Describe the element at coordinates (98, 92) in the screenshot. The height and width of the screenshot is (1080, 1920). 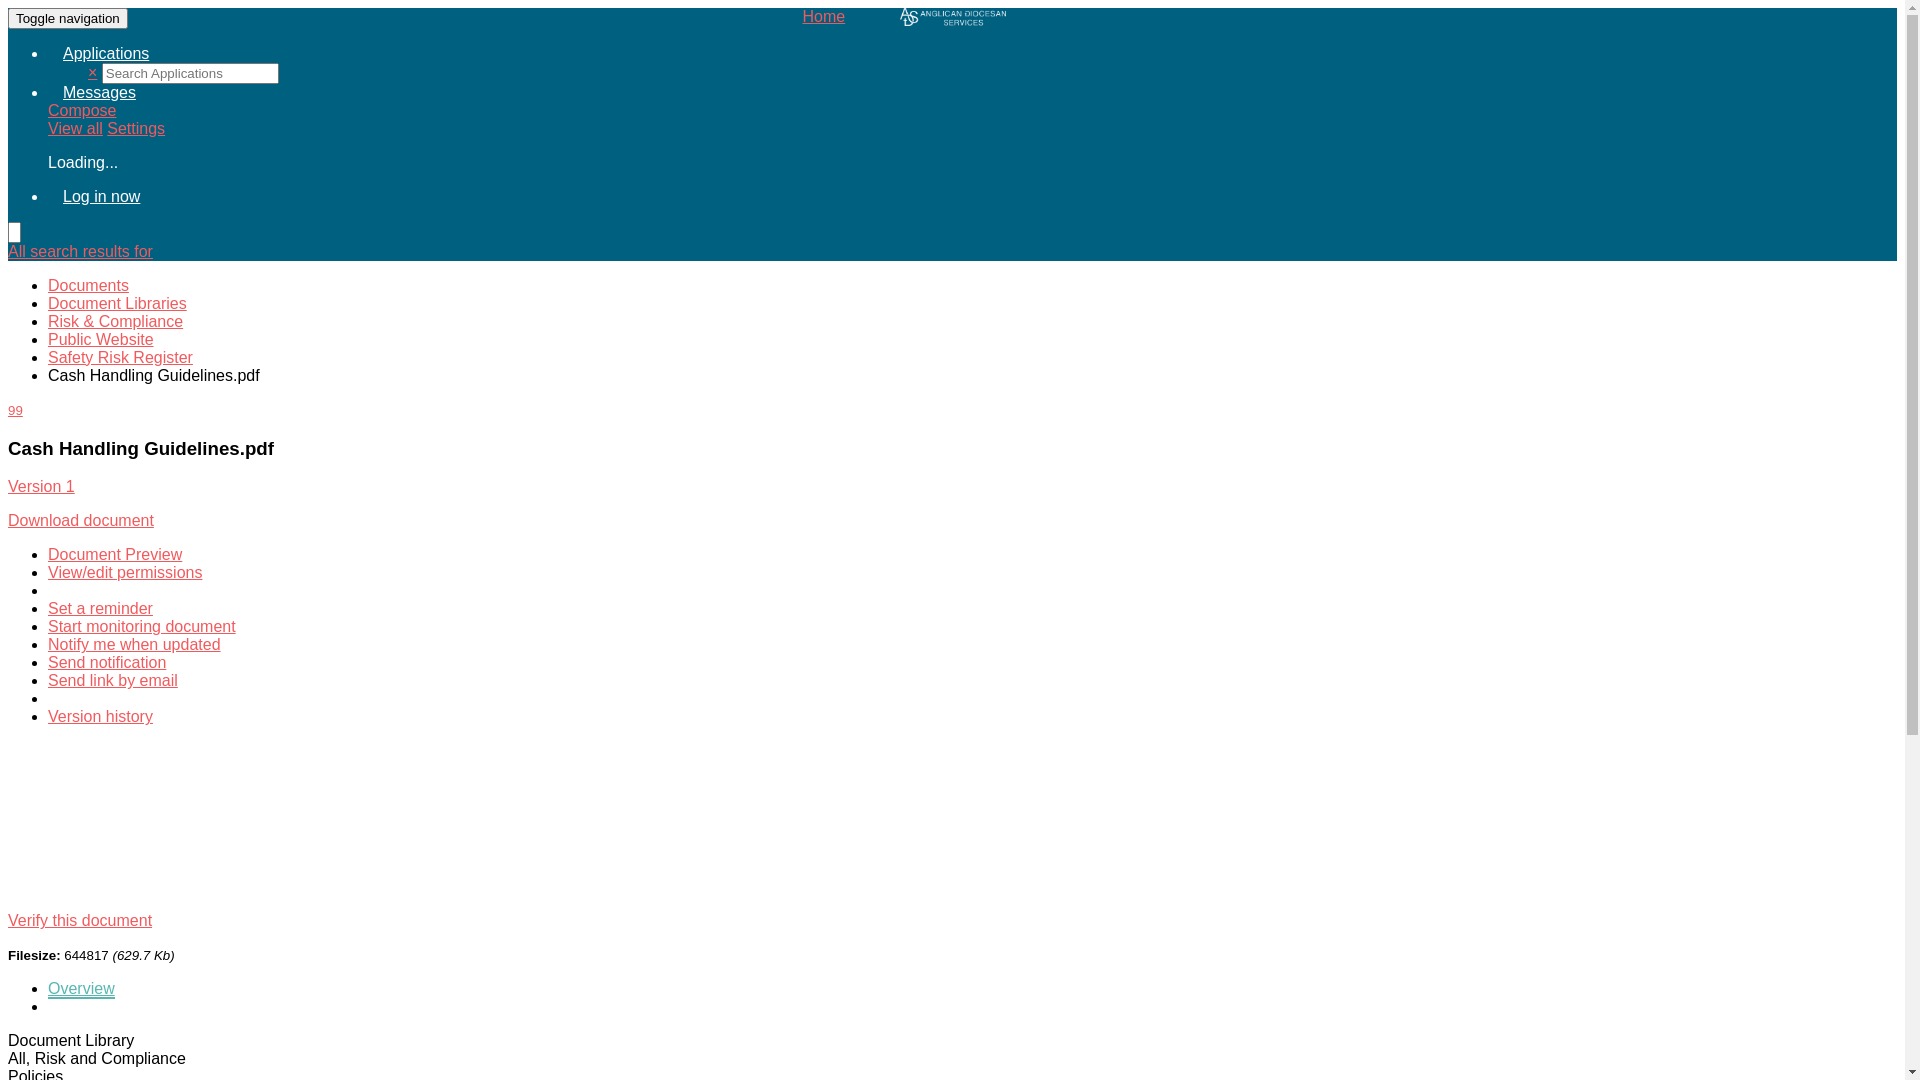
I see `'Messages'` at that location.